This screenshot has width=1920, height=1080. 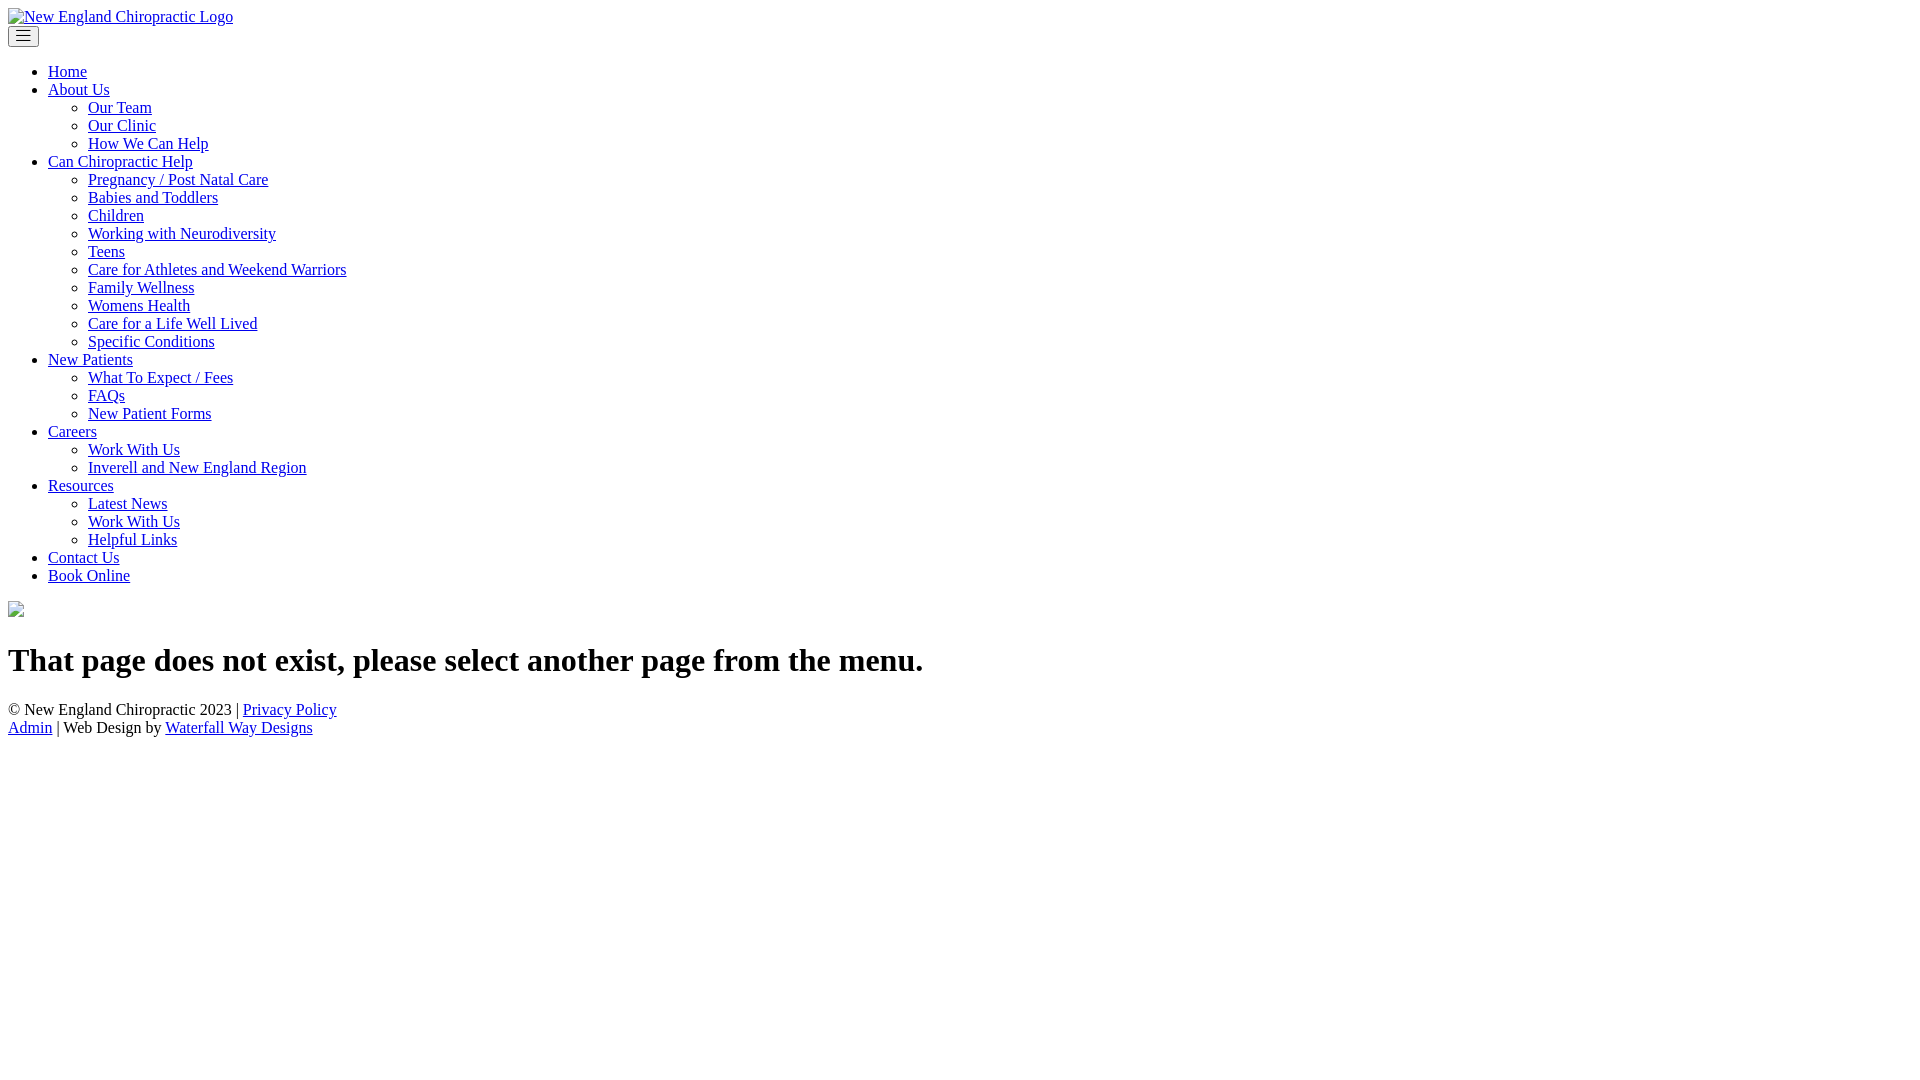 What do you see at coordinates (78, 88) in the screenshot?
I see `'About Us'` at bounding box center [78, 88].